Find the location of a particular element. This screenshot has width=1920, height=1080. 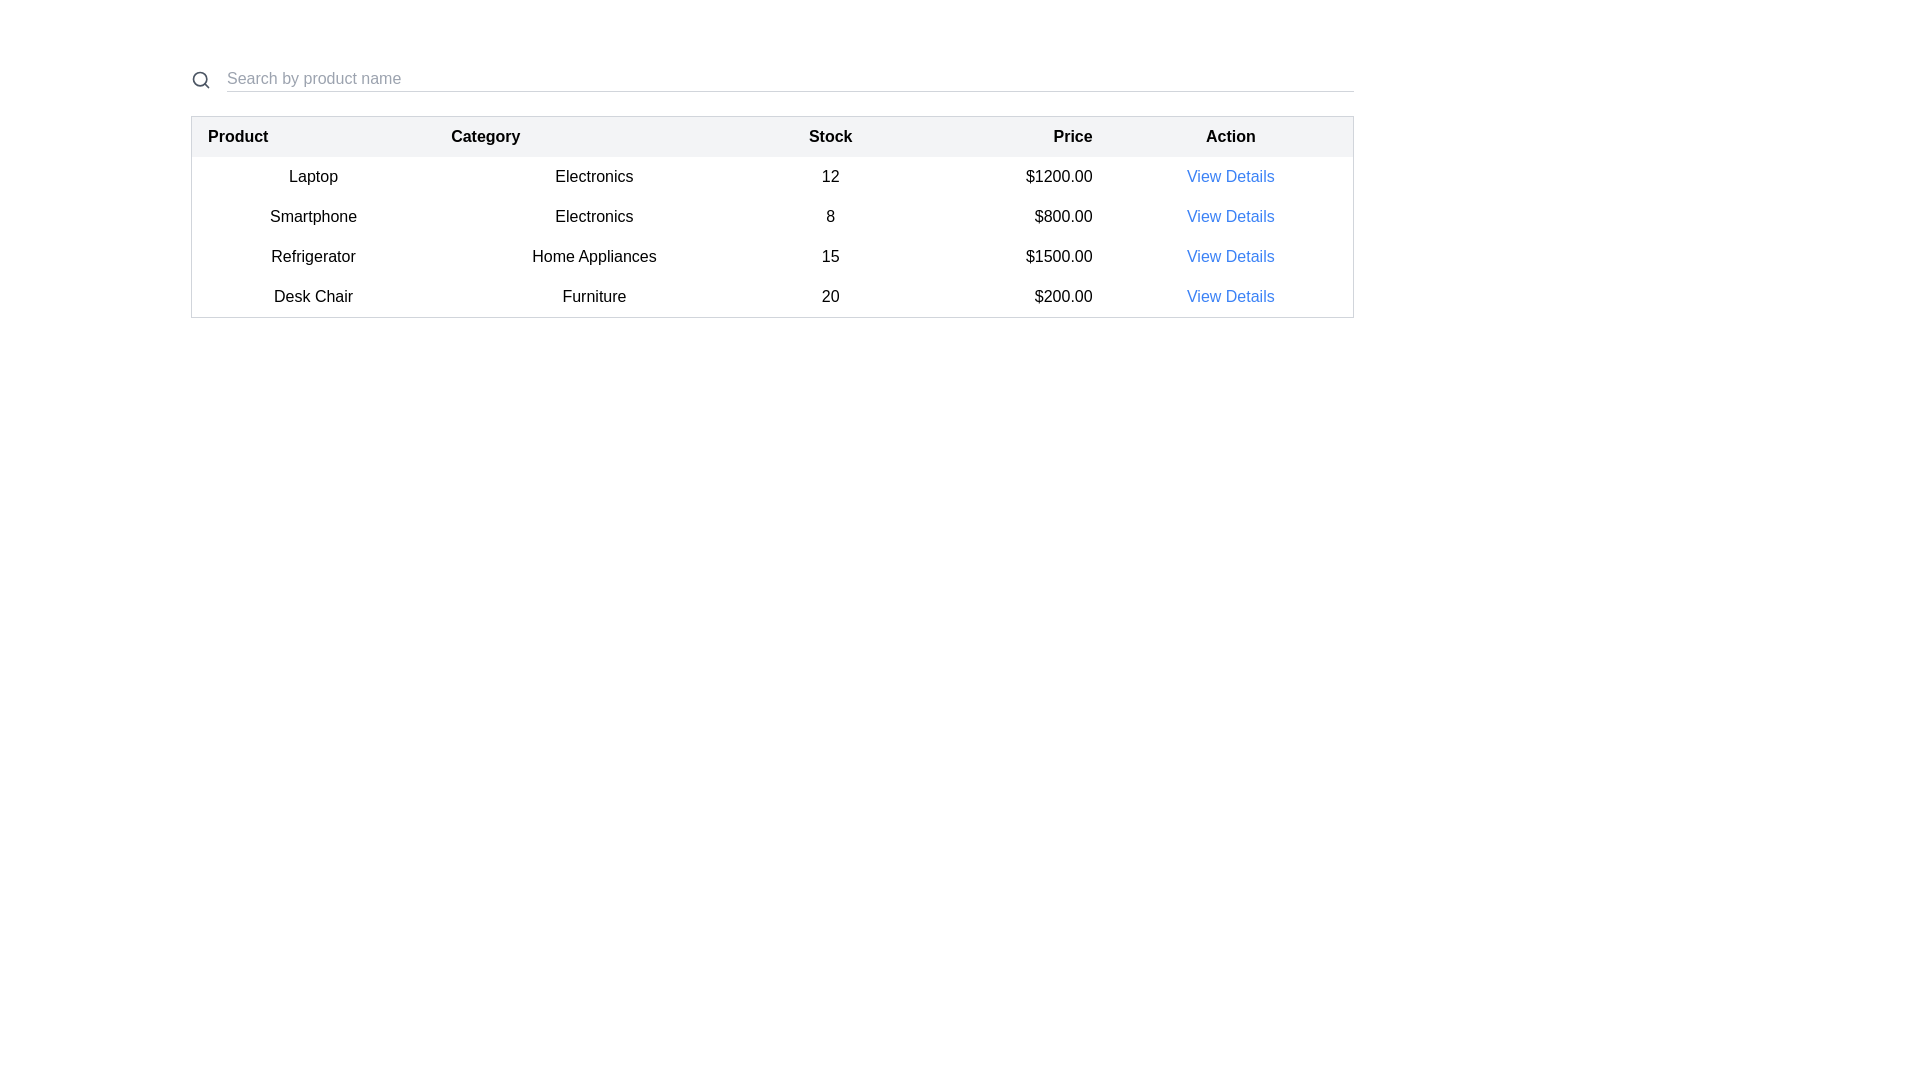

the text label displaying 'Furniture' in black font, located in the fourth row of the tabular layout under the 'Category' column is located at coordinates (593, 297).